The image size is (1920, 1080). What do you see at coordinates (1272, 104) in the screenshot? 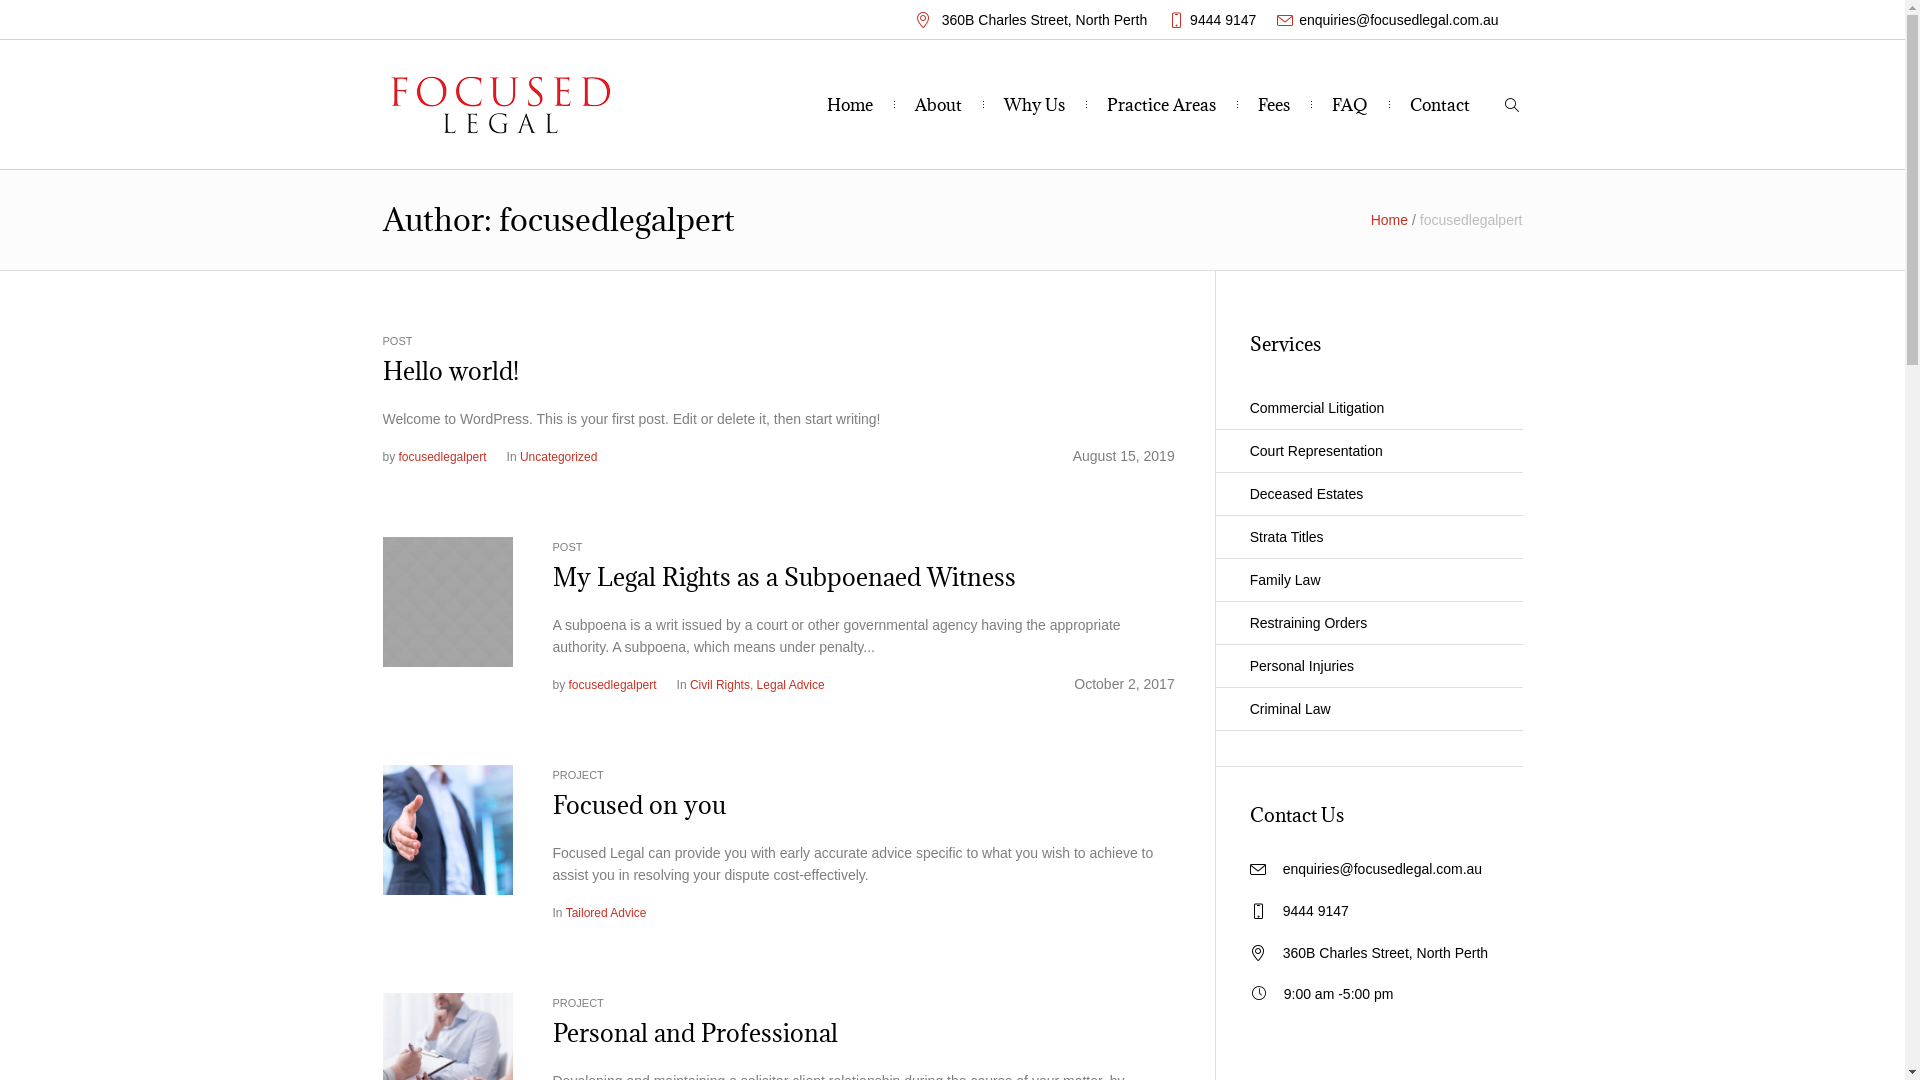
I see `'Fees'` at bounding box center [1272, 104].